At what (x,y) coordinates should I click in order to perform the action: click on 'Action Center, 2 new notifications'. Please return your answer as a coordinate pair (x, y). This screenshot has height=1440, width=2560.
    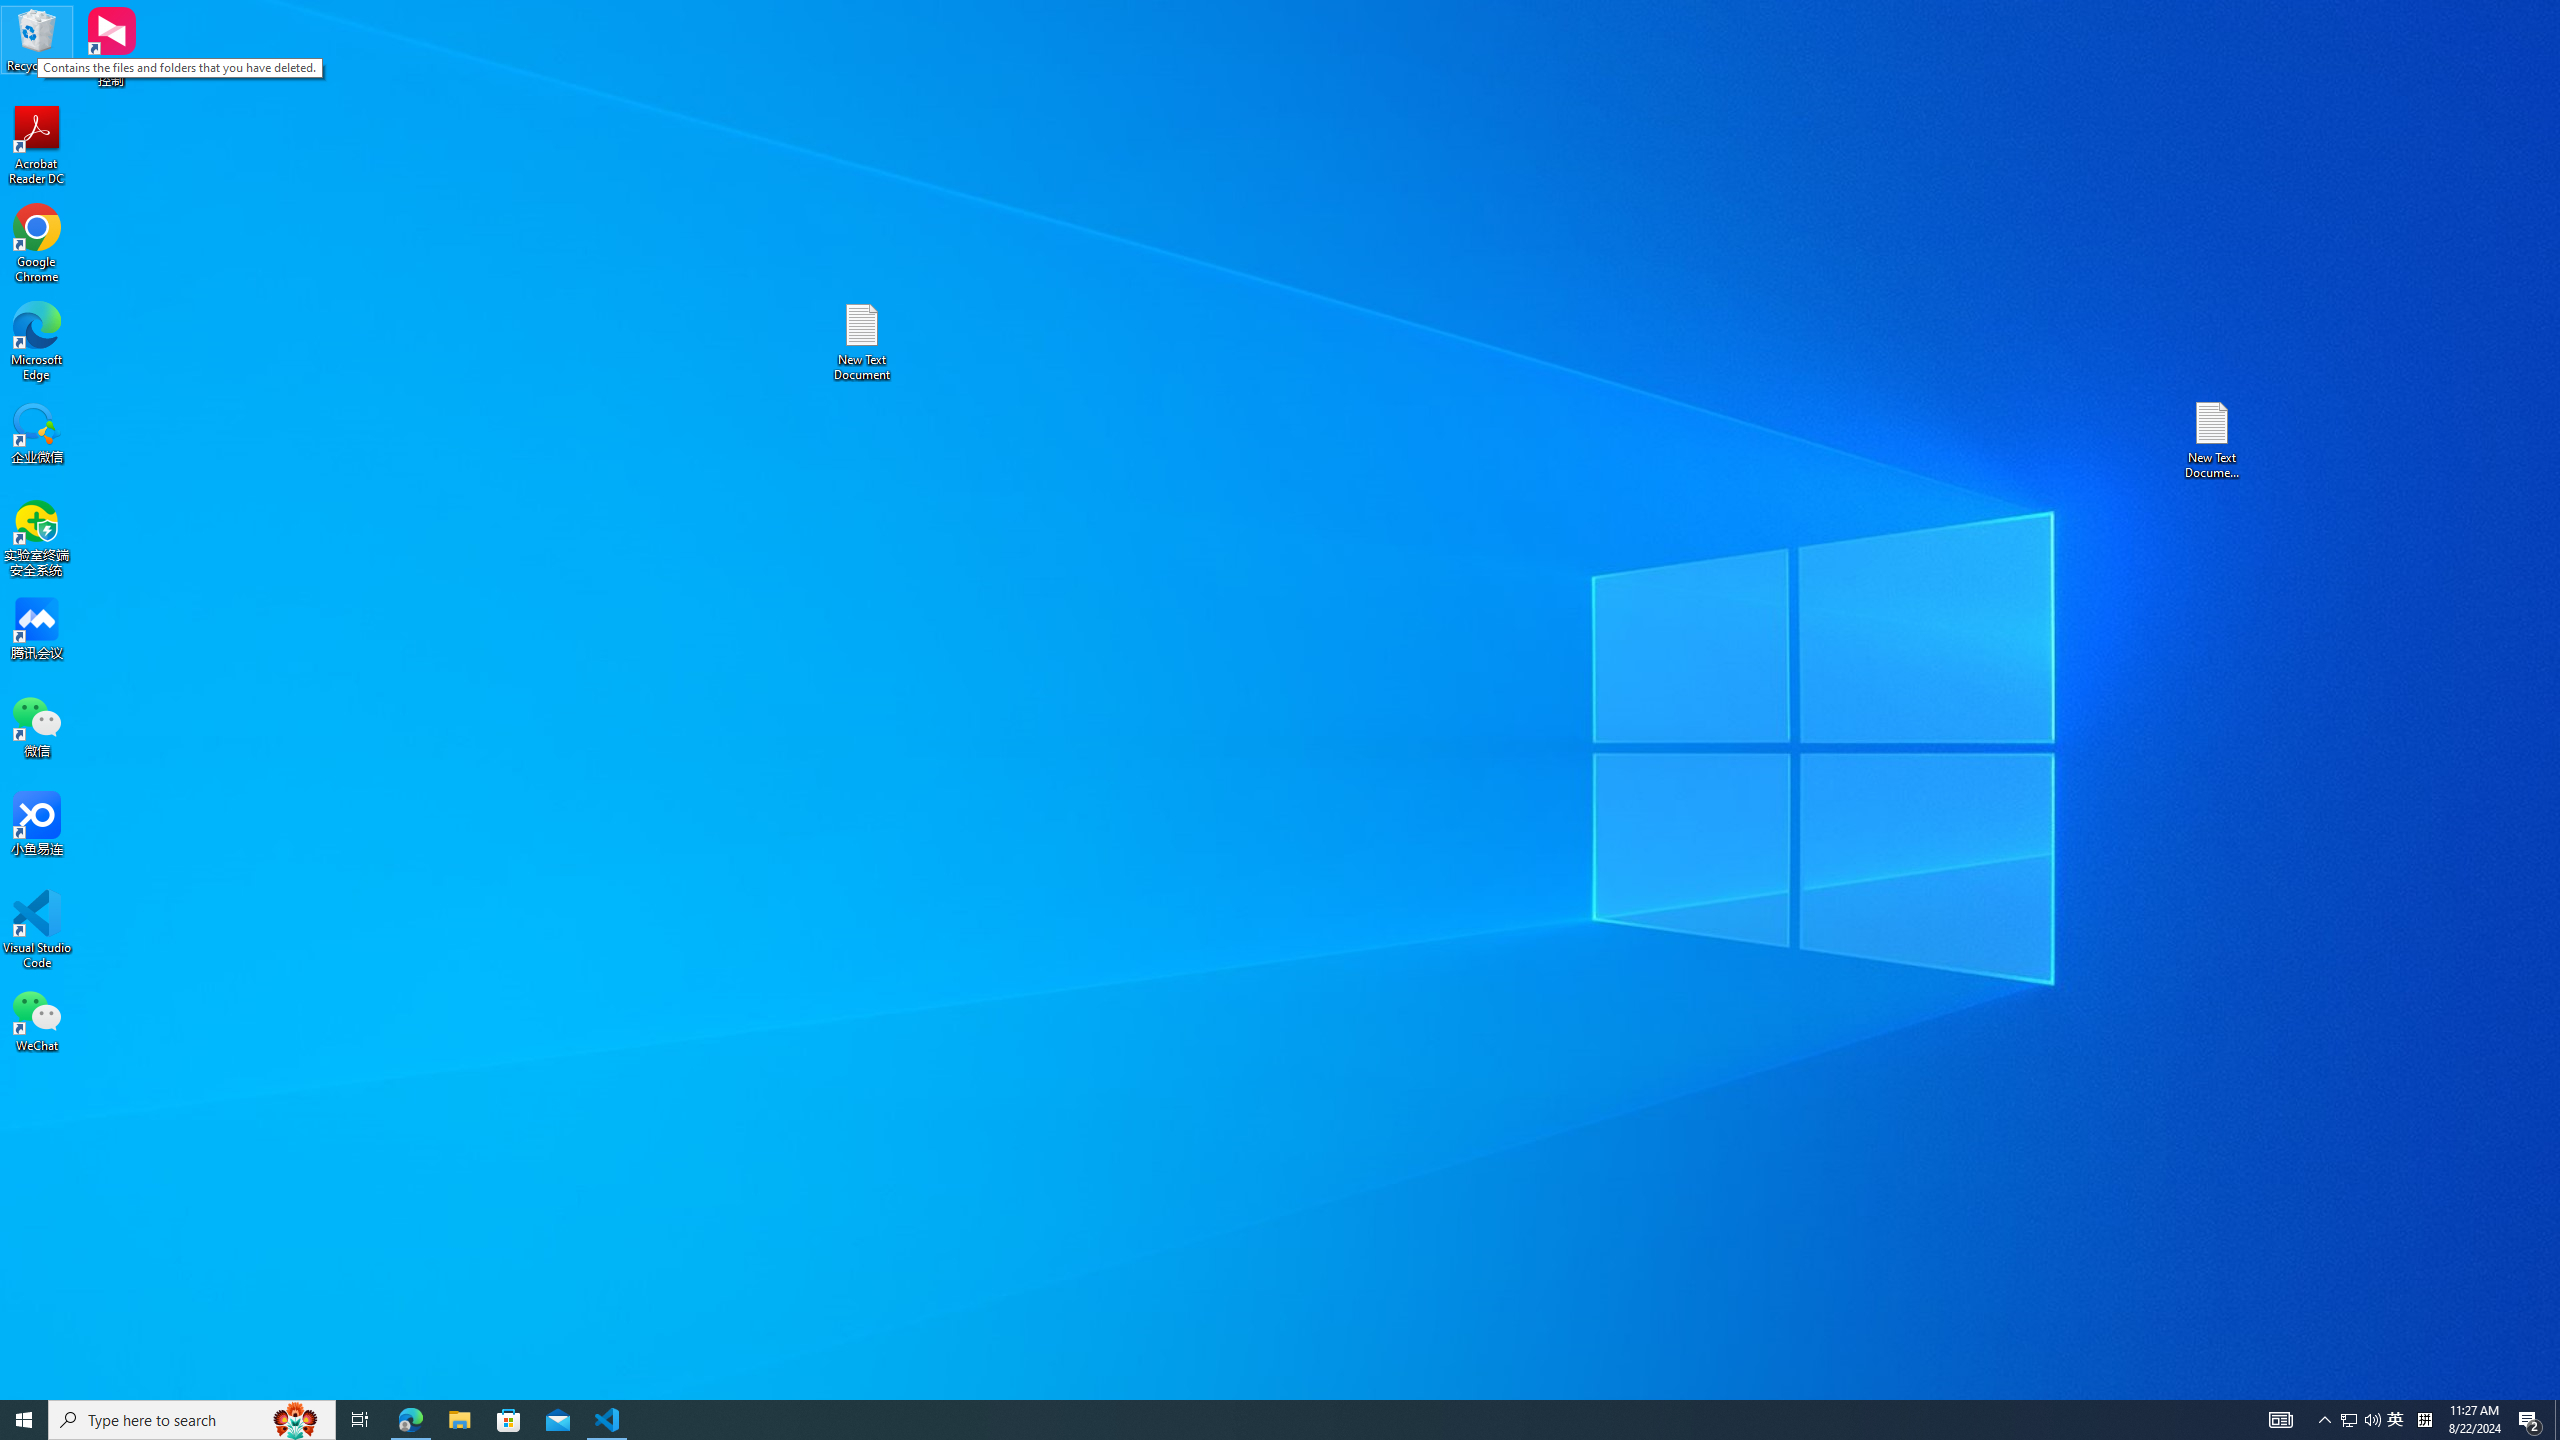
    Looking at the image, I should click on (2530, 1418).